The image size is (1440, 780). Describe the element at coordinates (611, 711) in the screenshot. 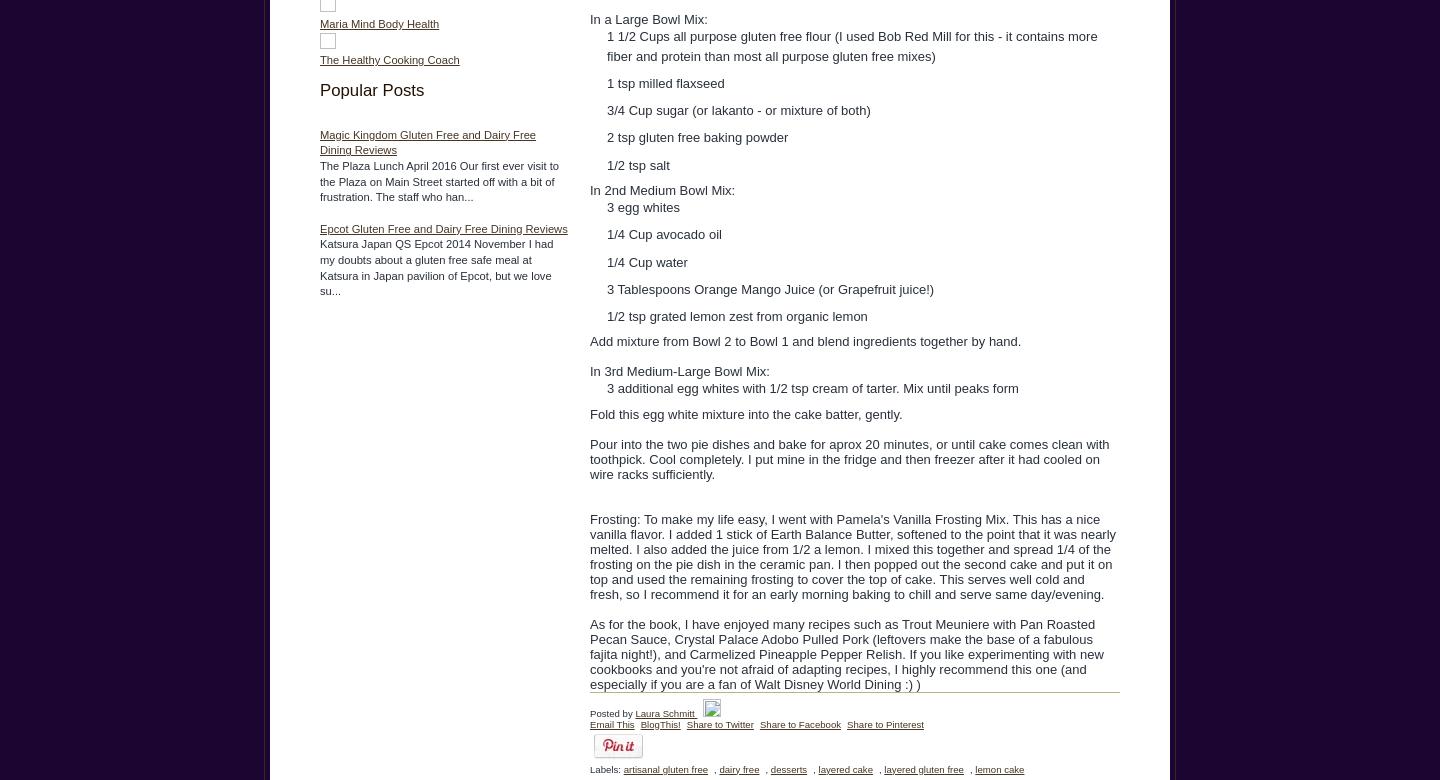

I see `'Posted by'` at that location.